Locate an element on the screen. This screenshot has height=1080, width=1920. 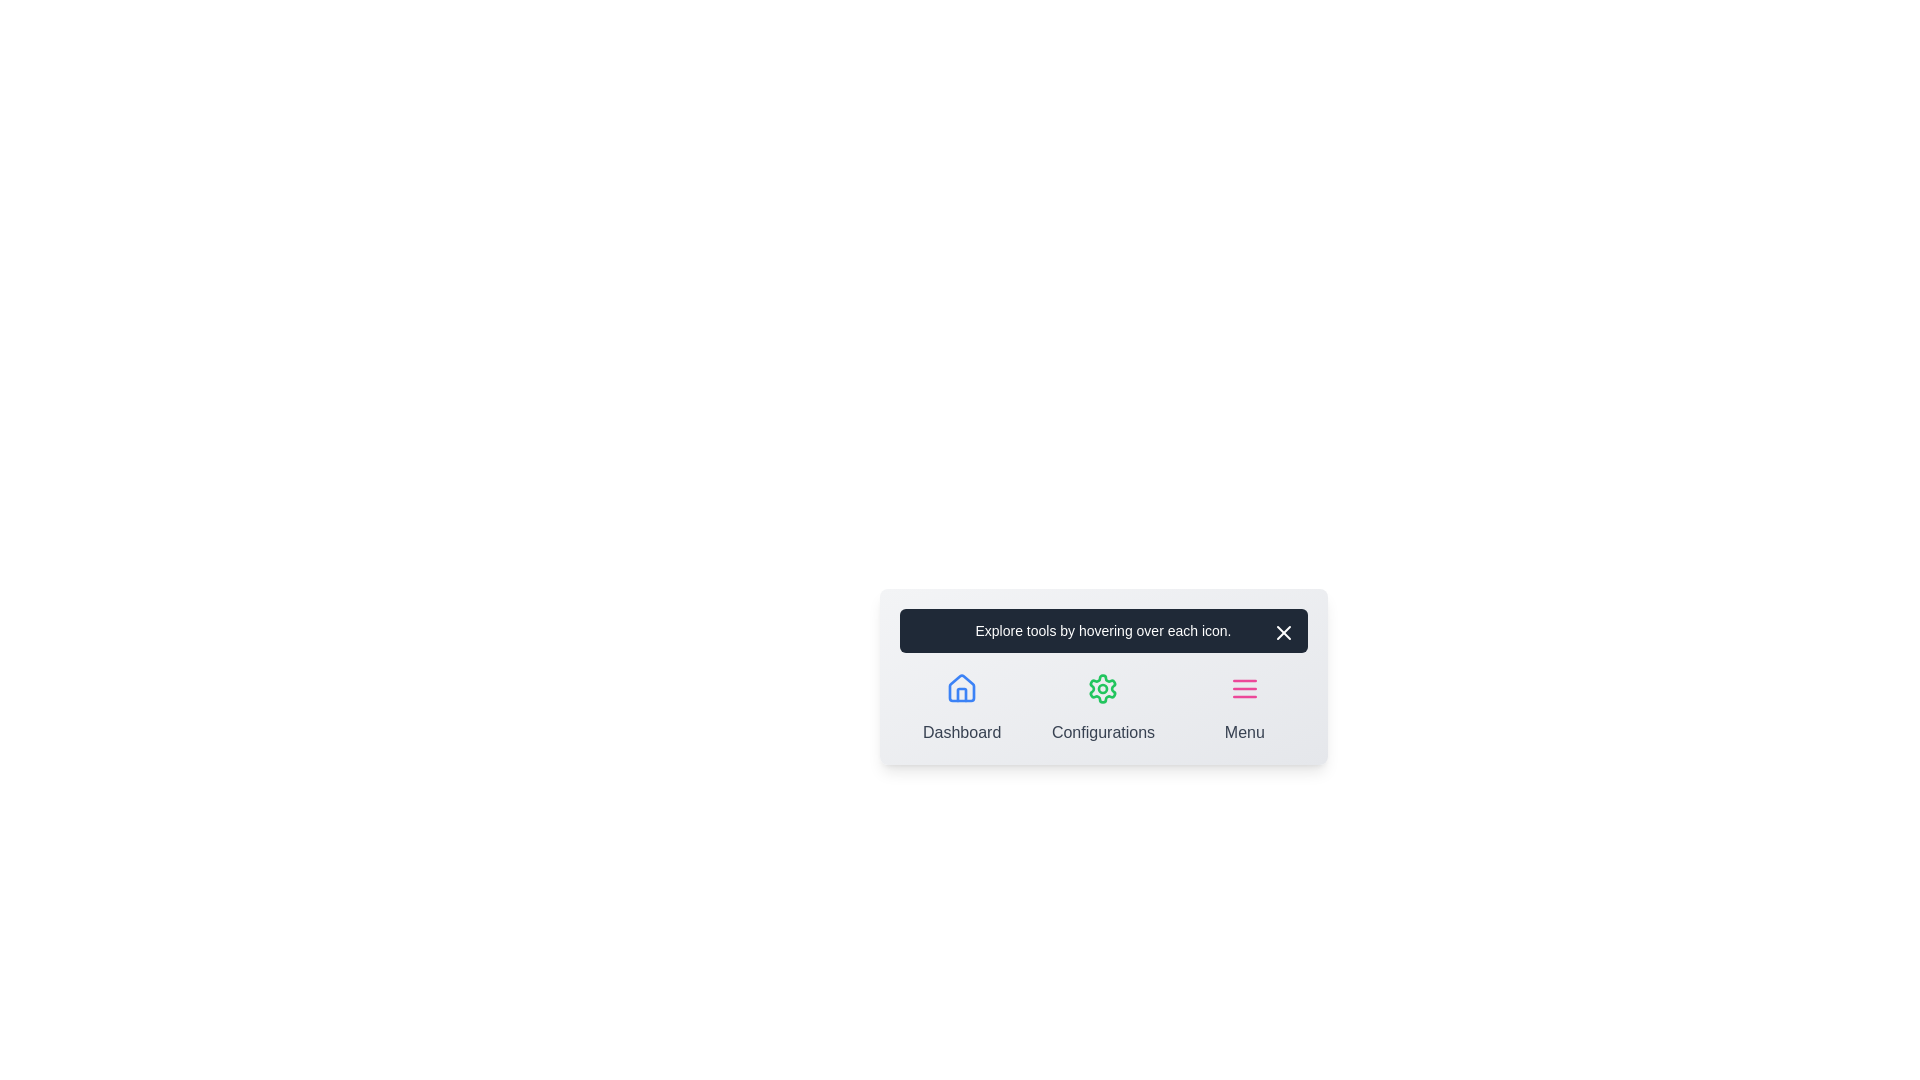
the Interactive Menu Component icons is located at coordinates (1102, 676).